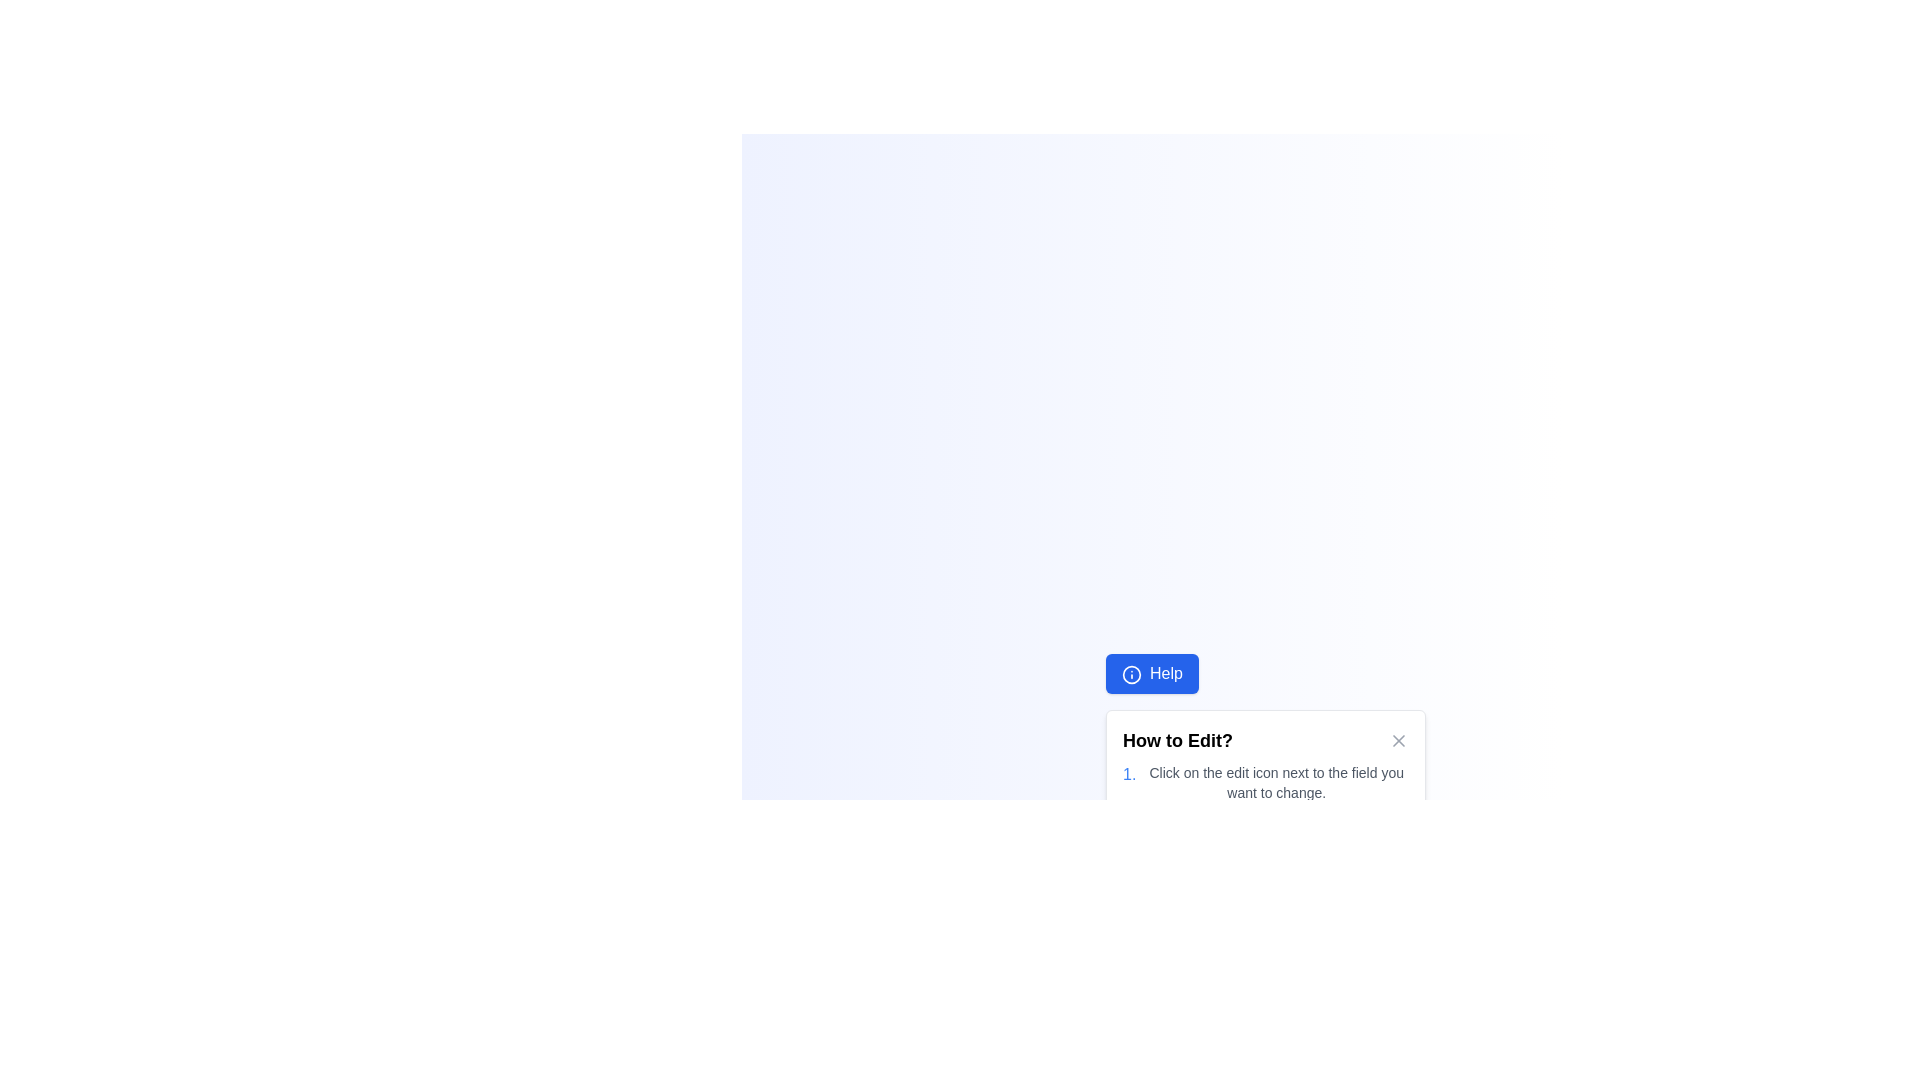 The height and width of the screenshot is (1080, 1920). What do you see at coordinates (1398, 740) in the screenshot?
I see `the gray 'X' icon button located in the upper-right corner next to the text 'How to Edit?'` at bounding box center [1398, 740].